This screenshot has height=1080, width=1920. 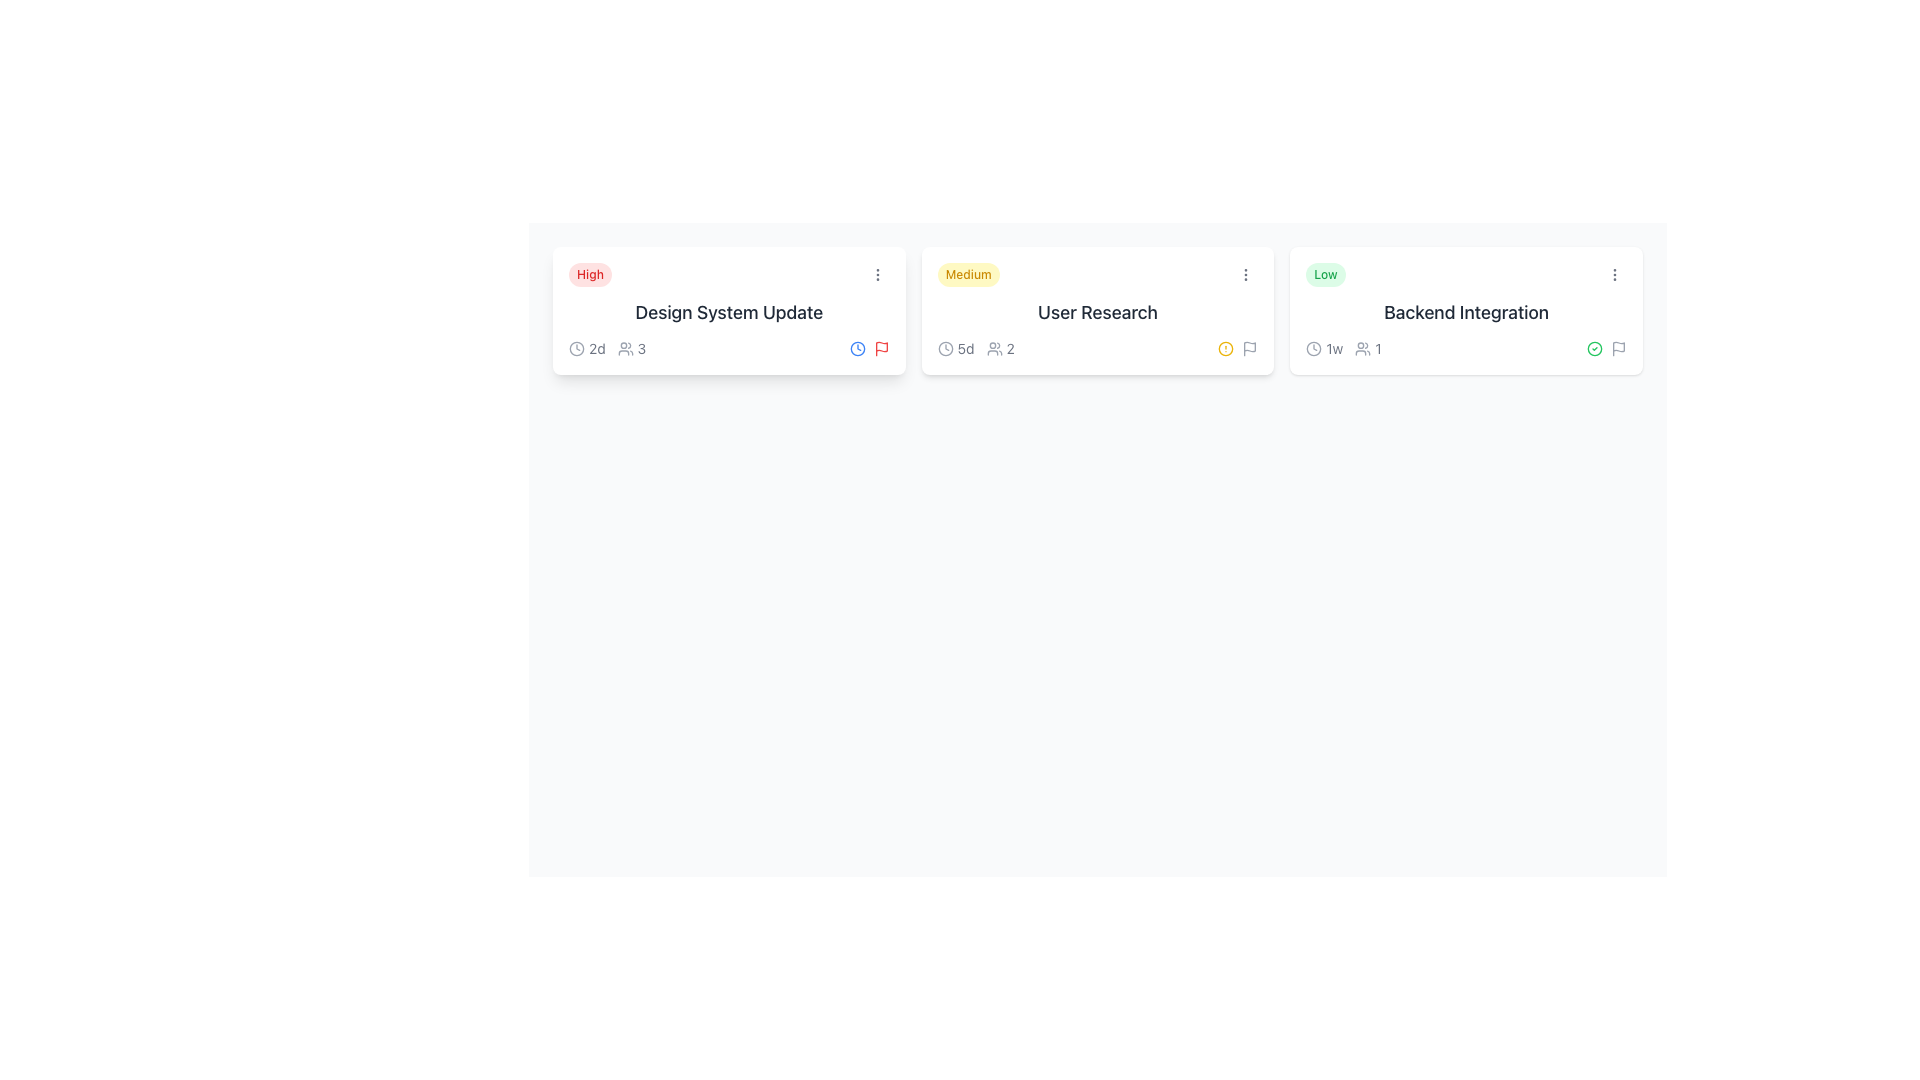 What do you see at coordinates (1097, 274) in the screenshot?
I see `the status label 'Medium' on the yellow pill-shaped background of the status indicator located at the top section of the 'User Research' card` at bounding box center [1097, 274].